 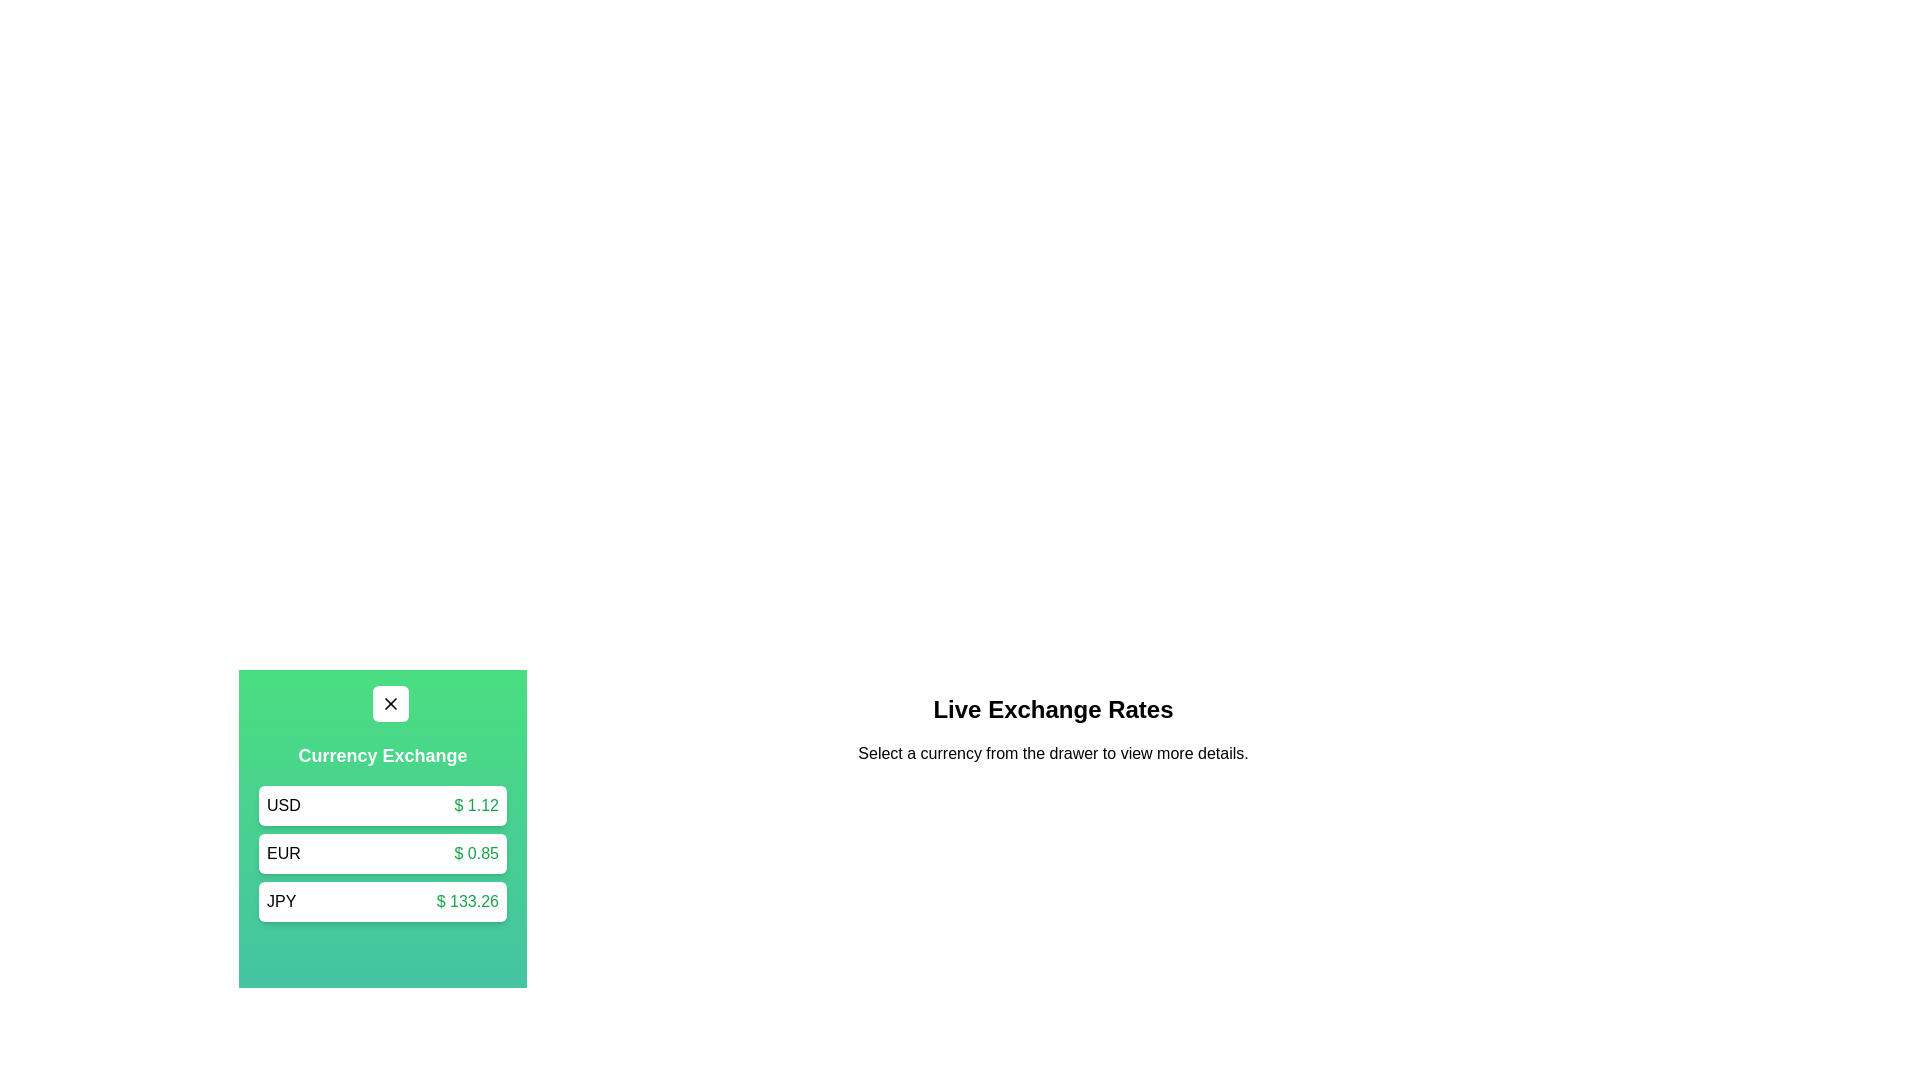 I want to click on toggle button to open or close the drawer, so click(x=390, y=703).